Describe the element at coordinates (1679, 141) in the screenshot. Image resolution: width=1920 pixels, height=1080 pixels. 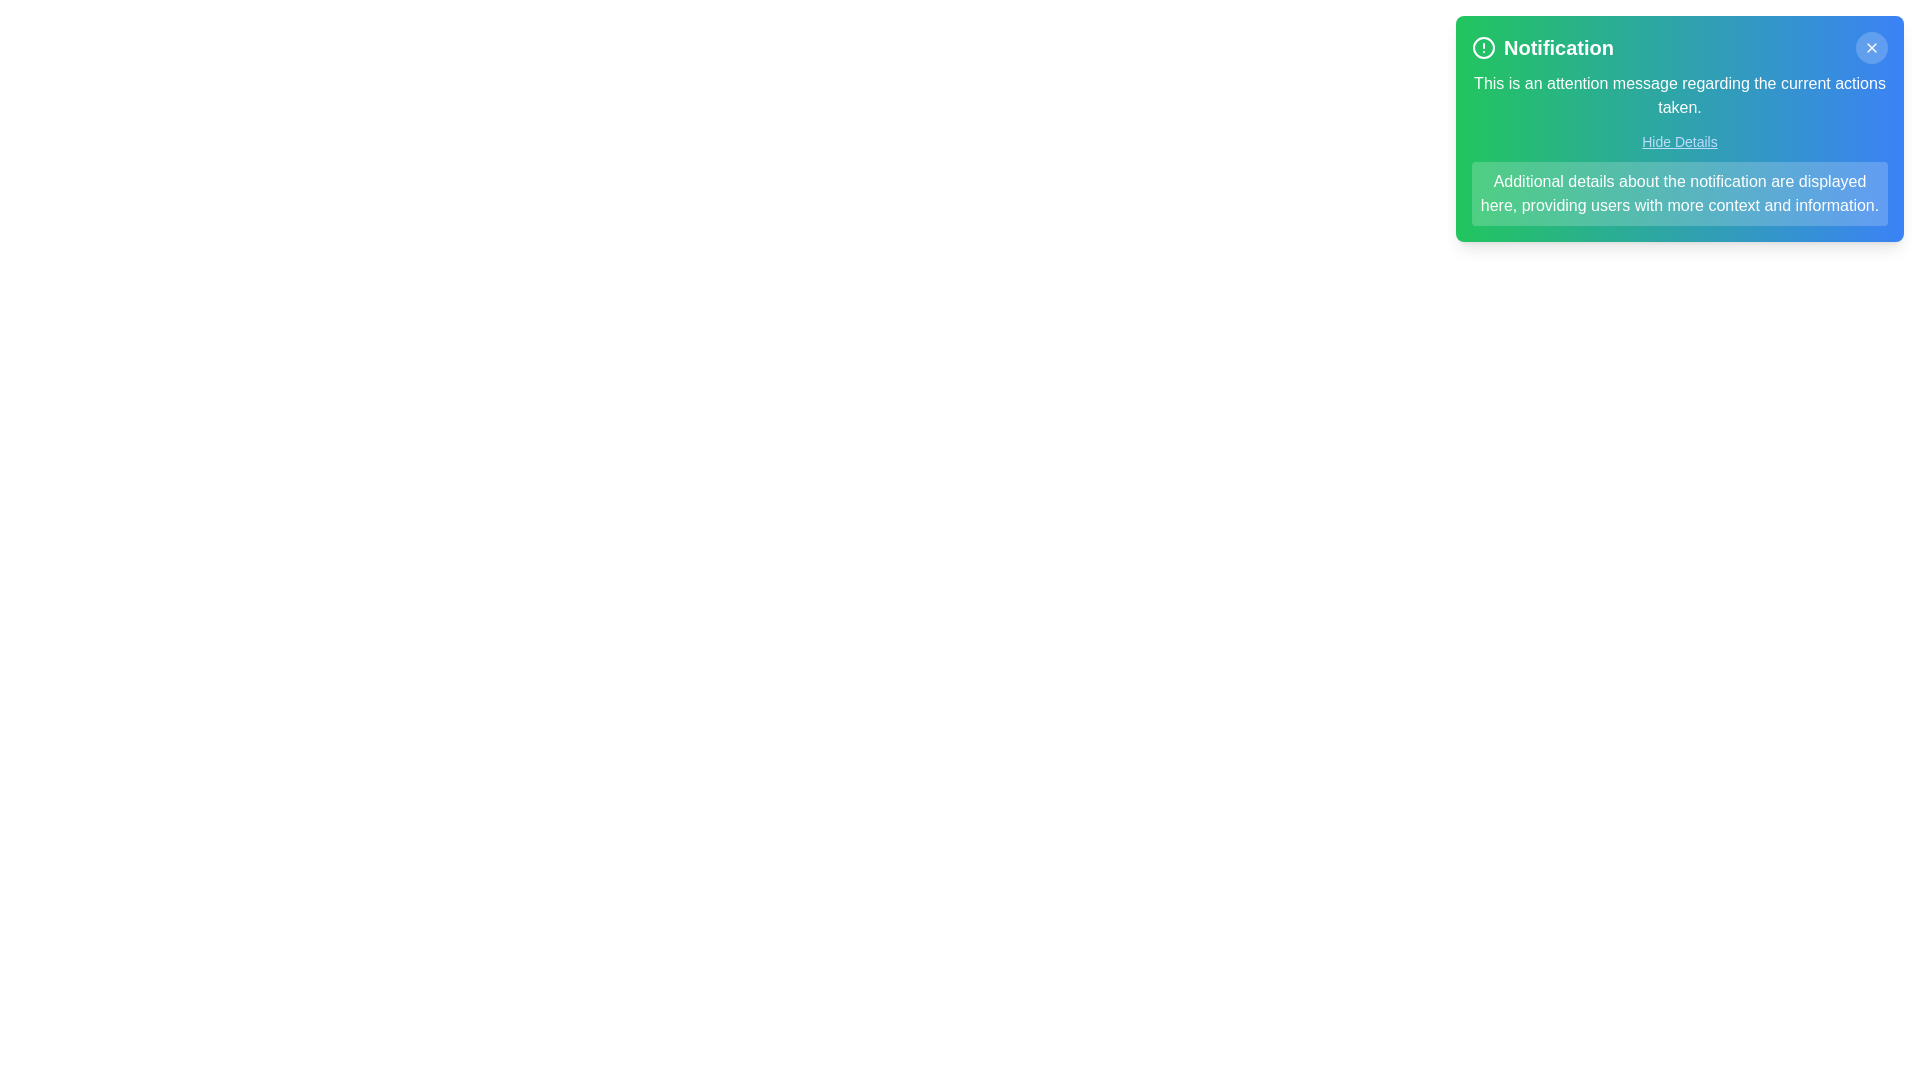
I see `the 'Hide Details' button to toggle the visibility of the detailed information` at that location.